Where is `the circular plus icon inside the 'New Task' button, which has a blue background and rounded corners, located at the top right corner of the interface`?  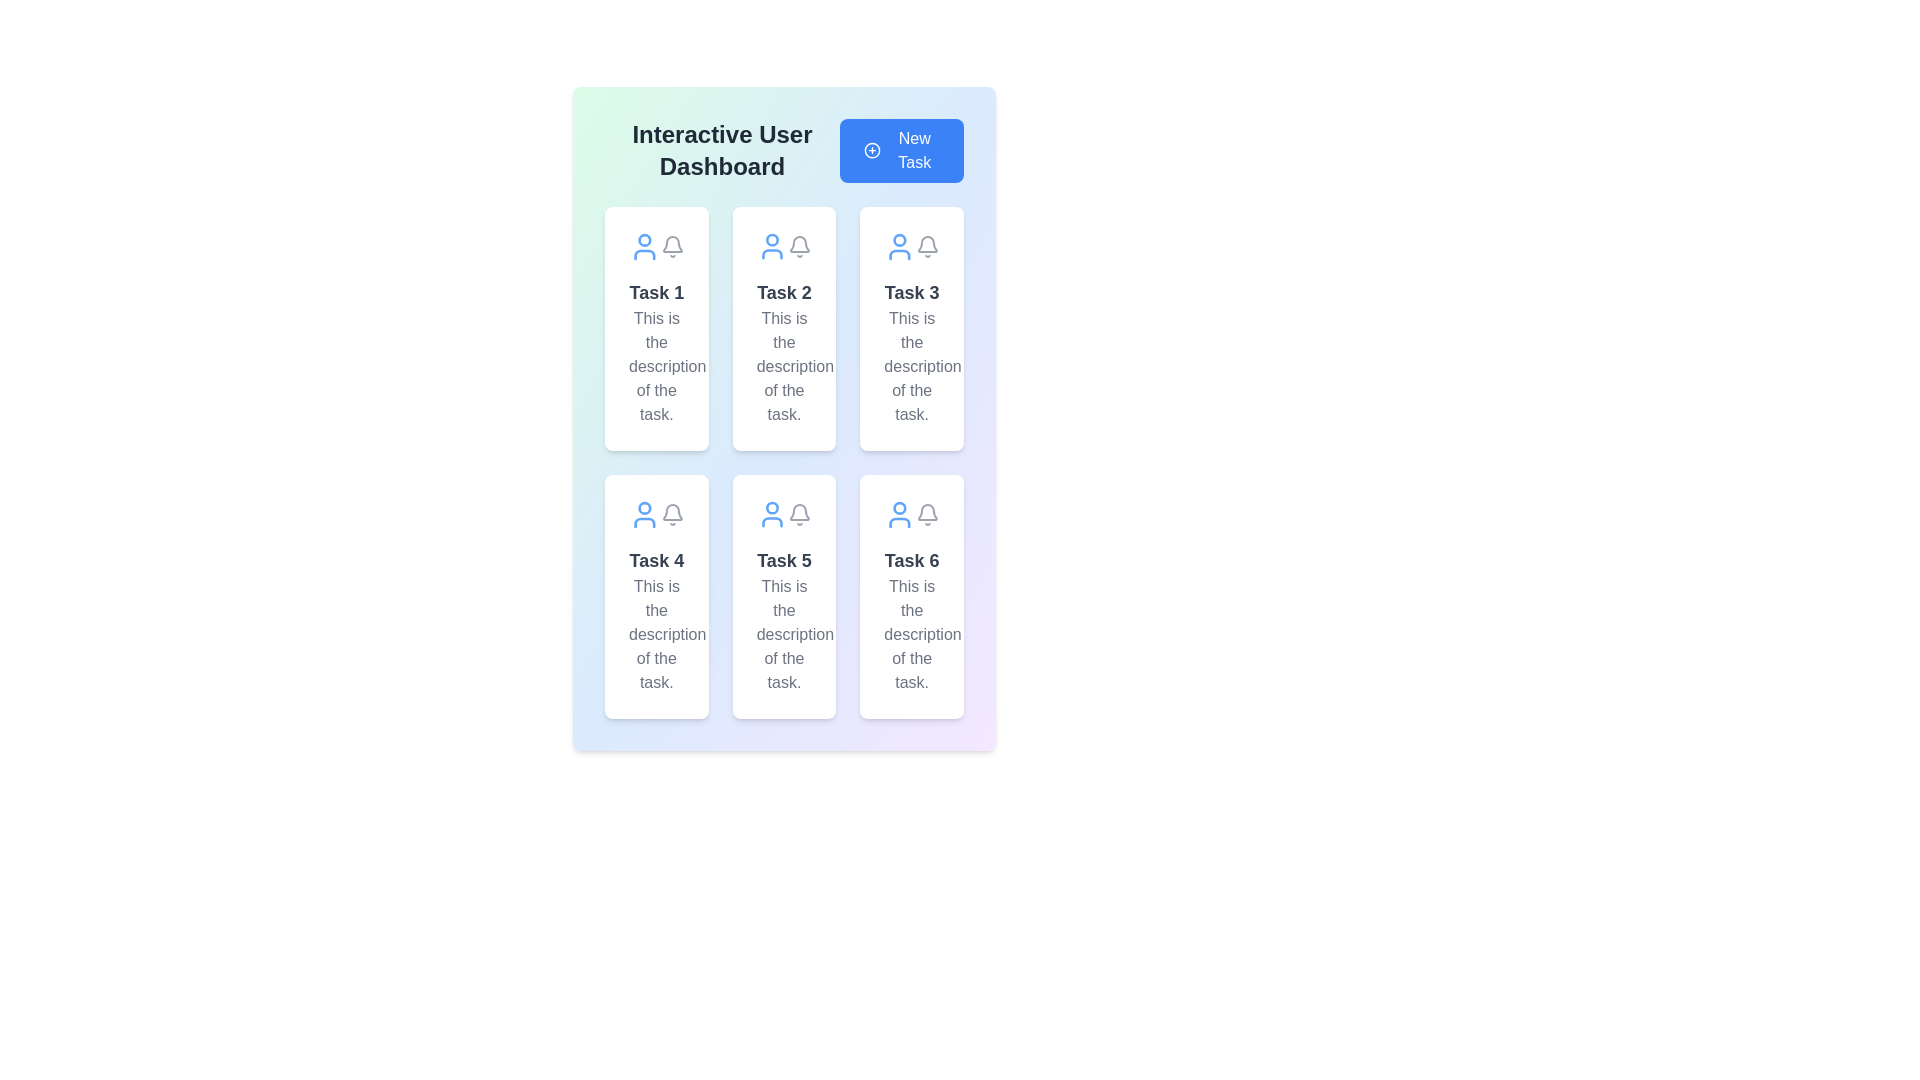
the circular plus icon inside the 'New Task' button, which has a blue background and rounded corners, located at the top right corner of the interface is located at coordinates (872, 149).